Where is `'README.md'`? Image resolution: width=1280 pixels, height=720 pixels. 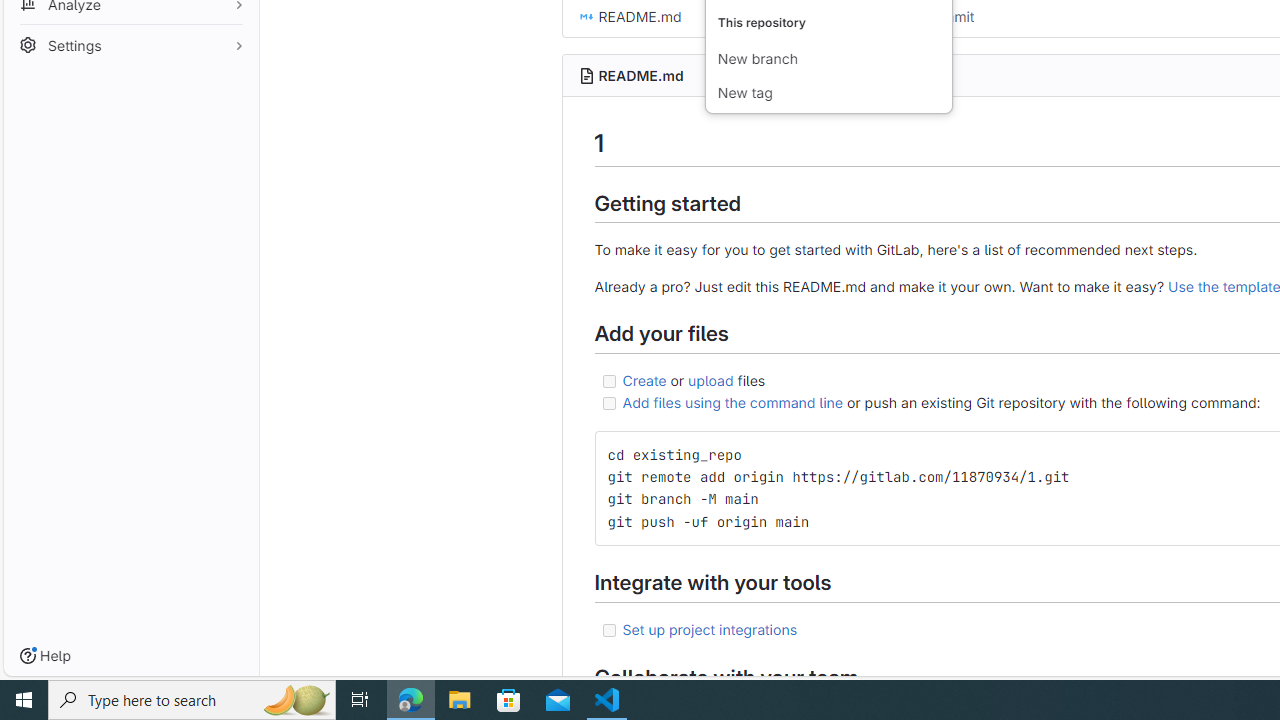
'README.md' is located at coordinates (640, 74).